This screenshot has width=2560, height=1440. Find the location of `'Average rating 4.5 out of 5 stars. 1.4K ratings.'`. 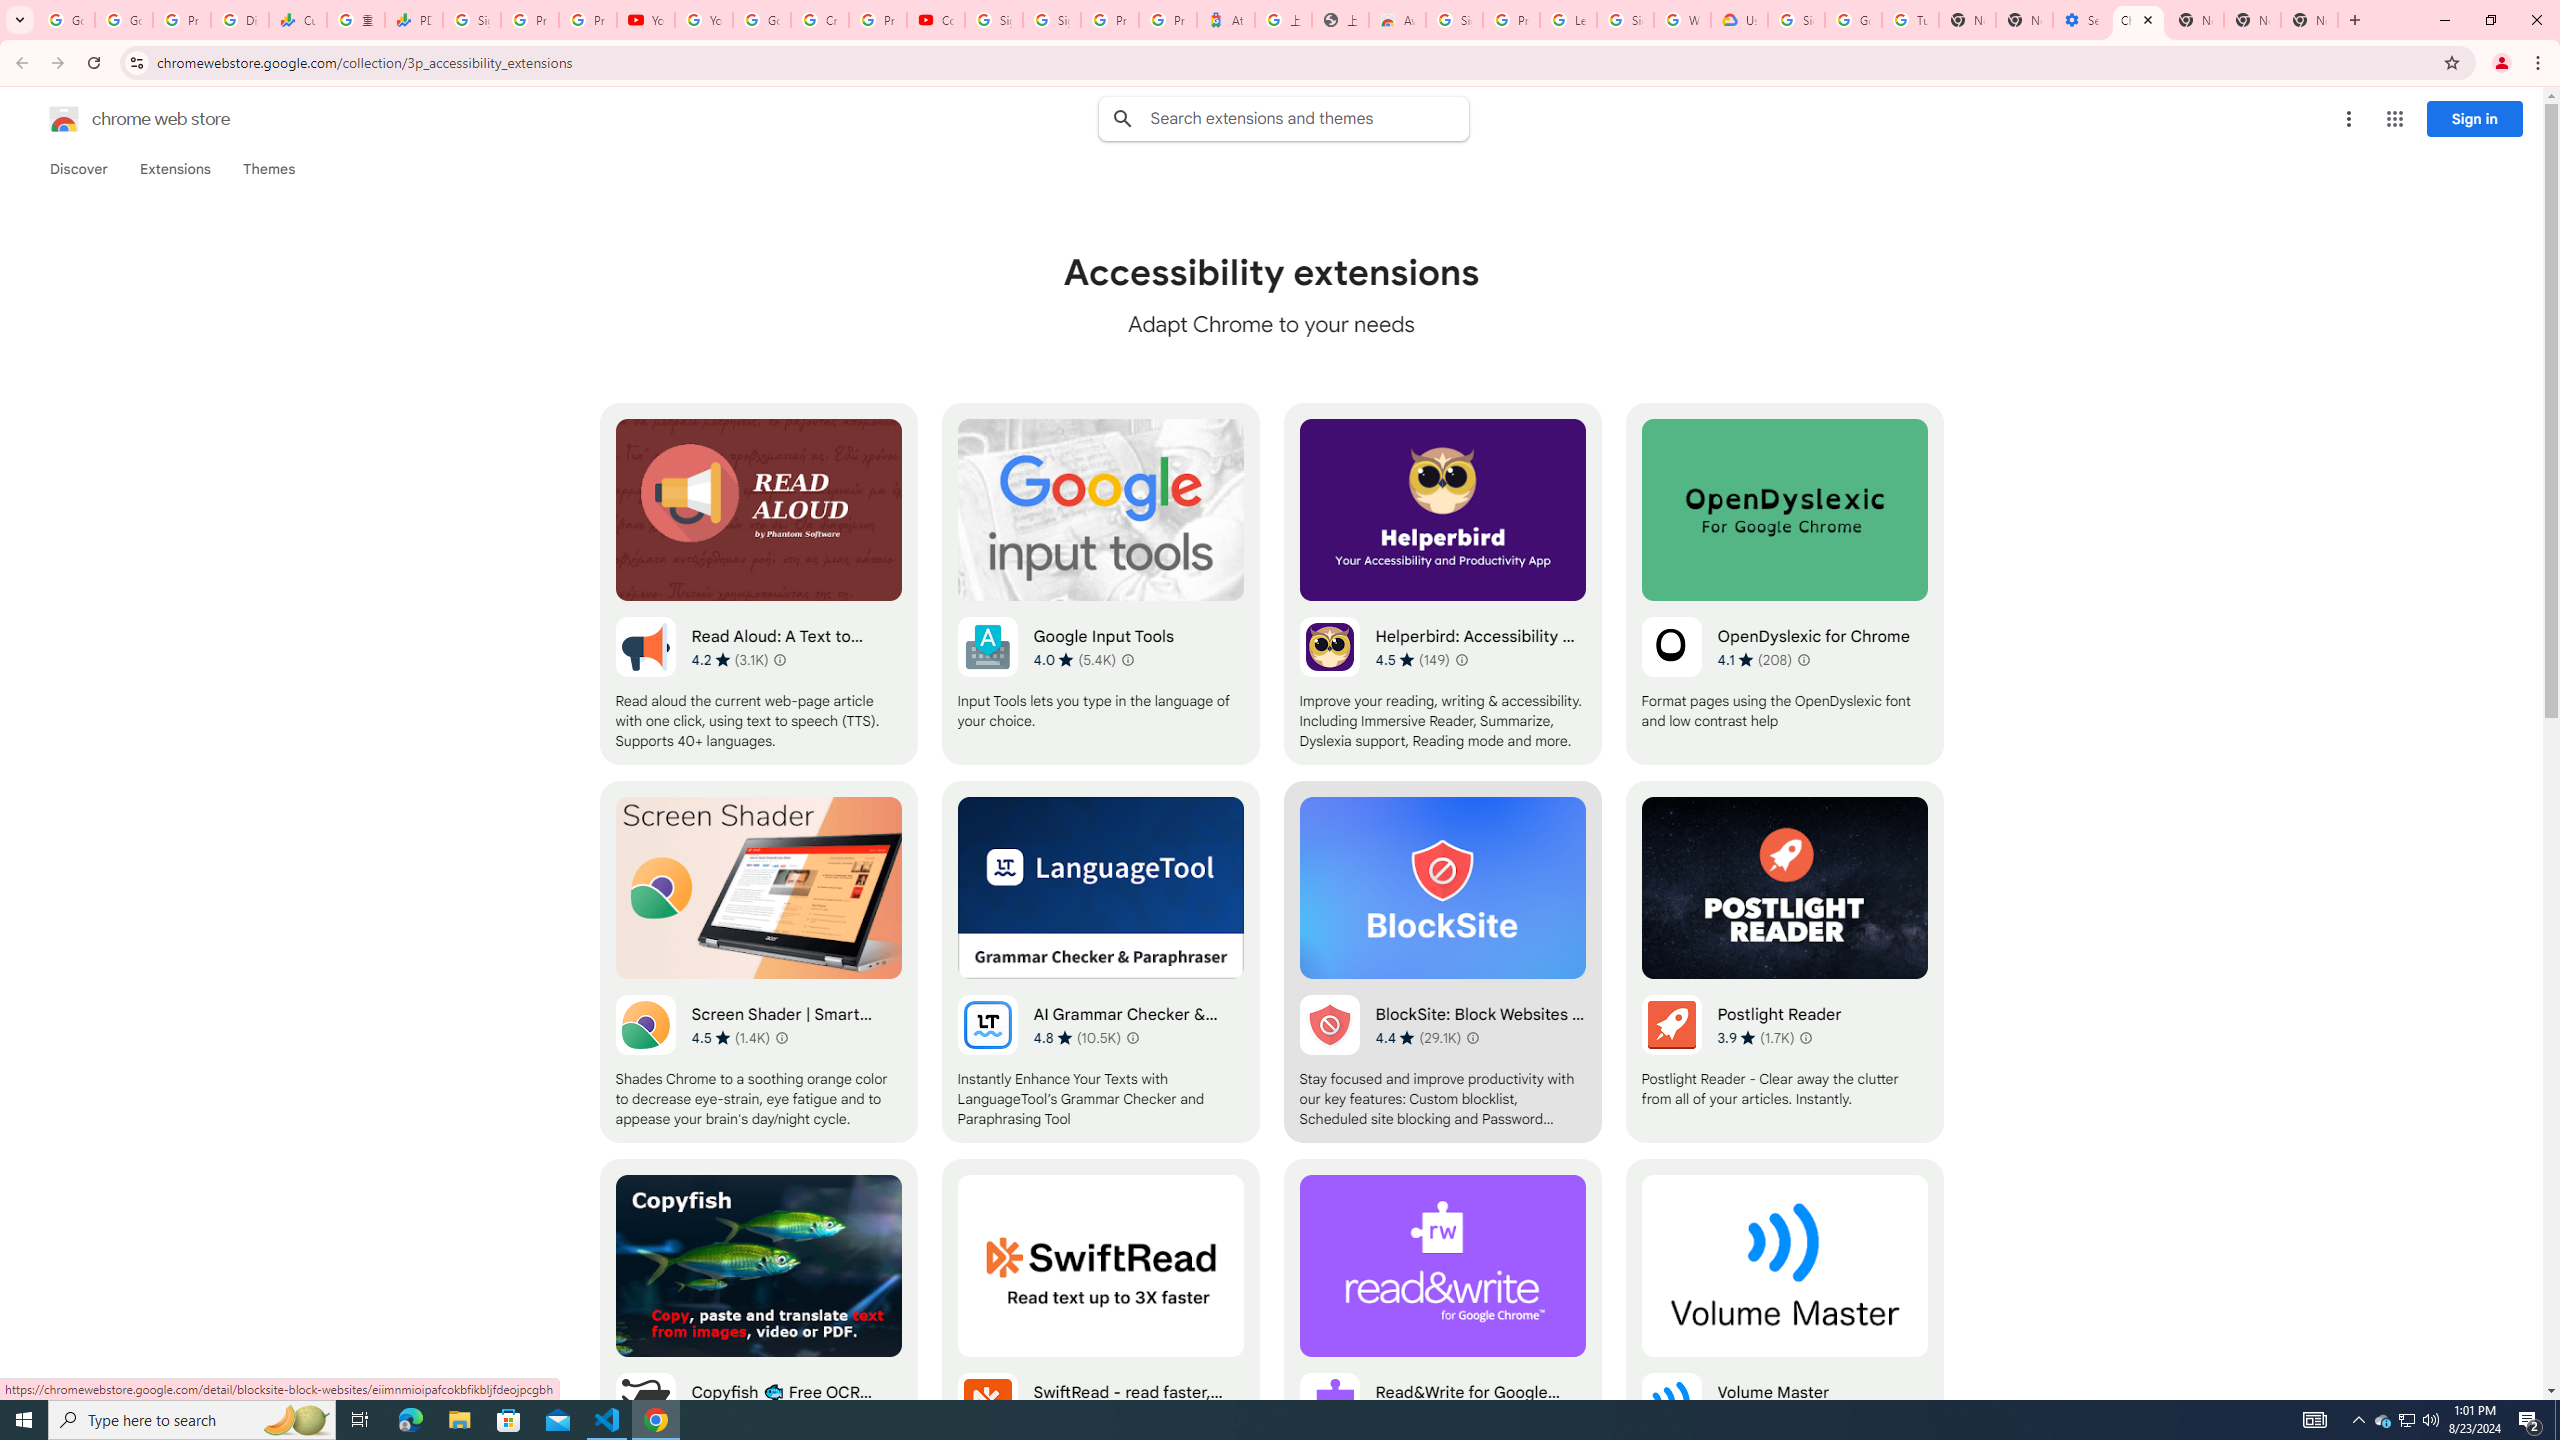

'Average rating 4.5 out of 5 stars. 1.4K ratings.' is located at coordinates (729, 1037).